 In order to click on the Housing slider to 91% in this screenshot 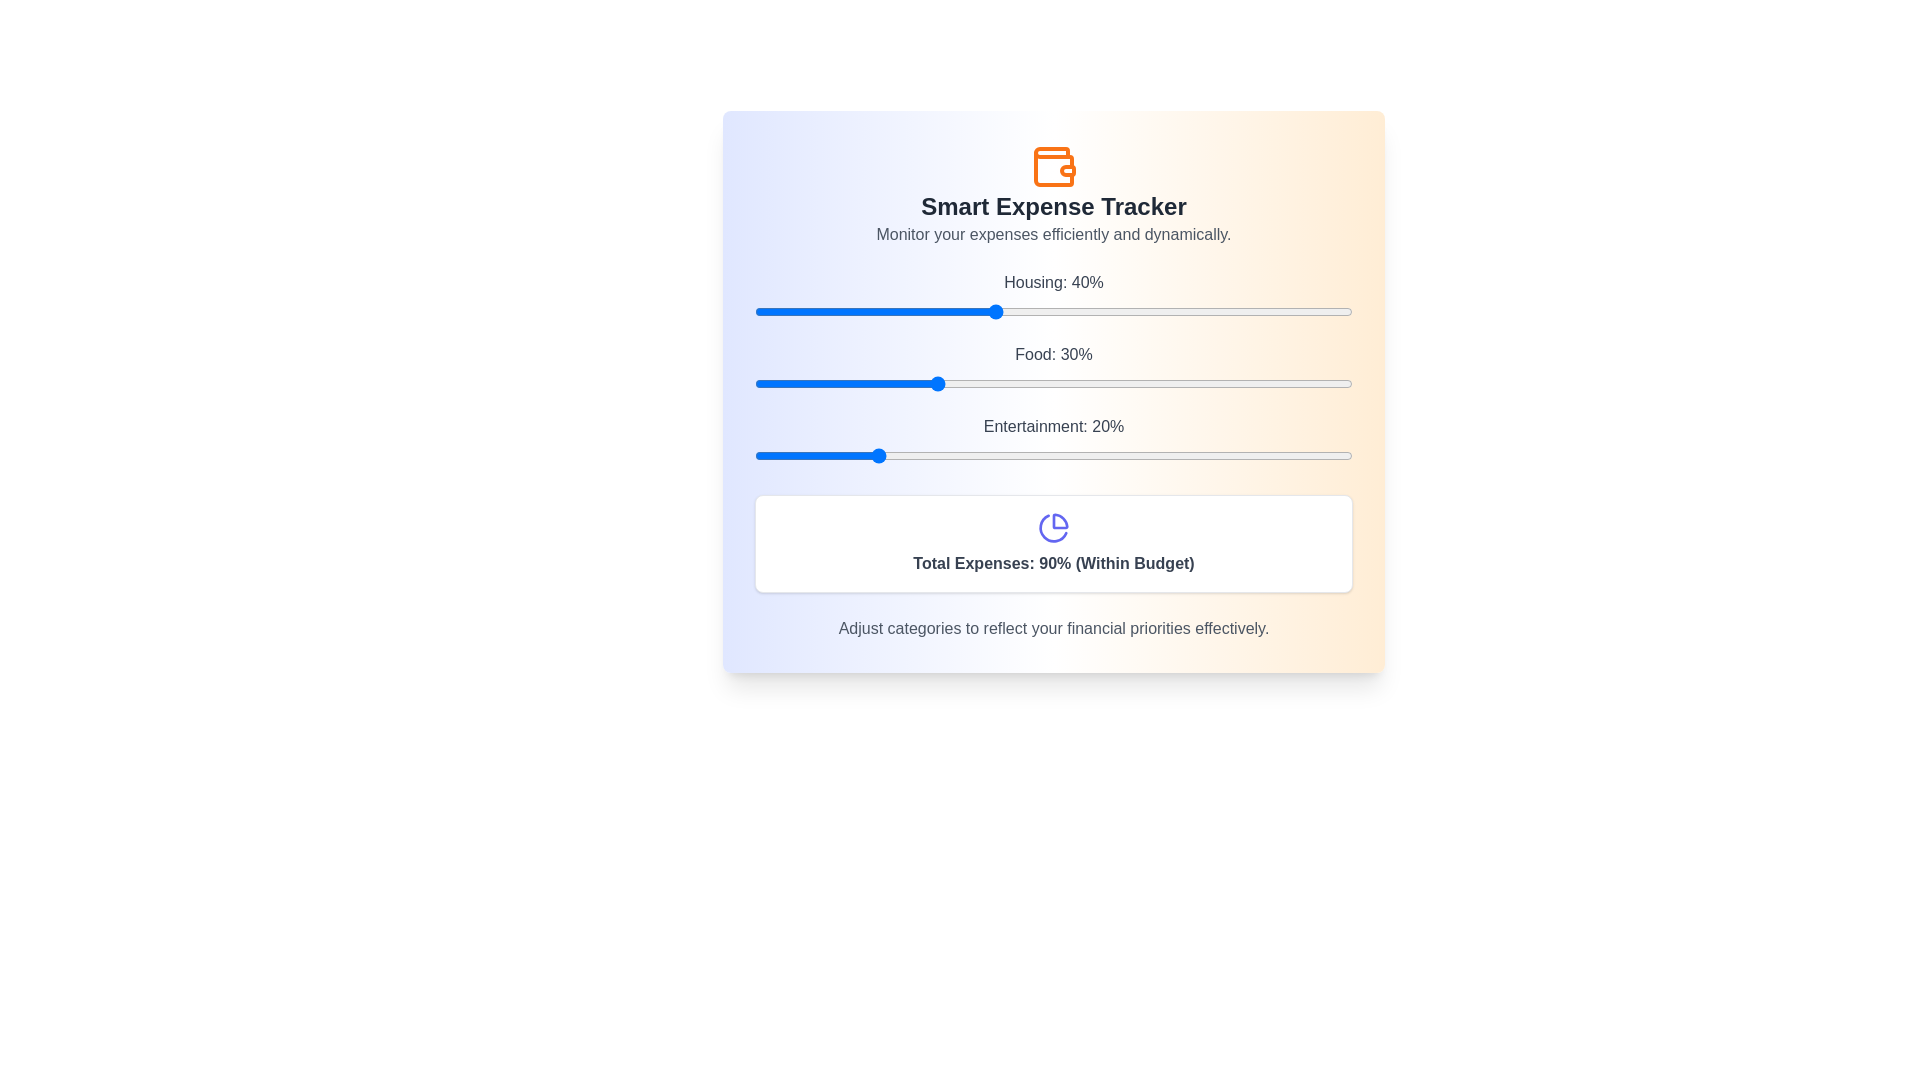, I will do `click(1299, 312)`.